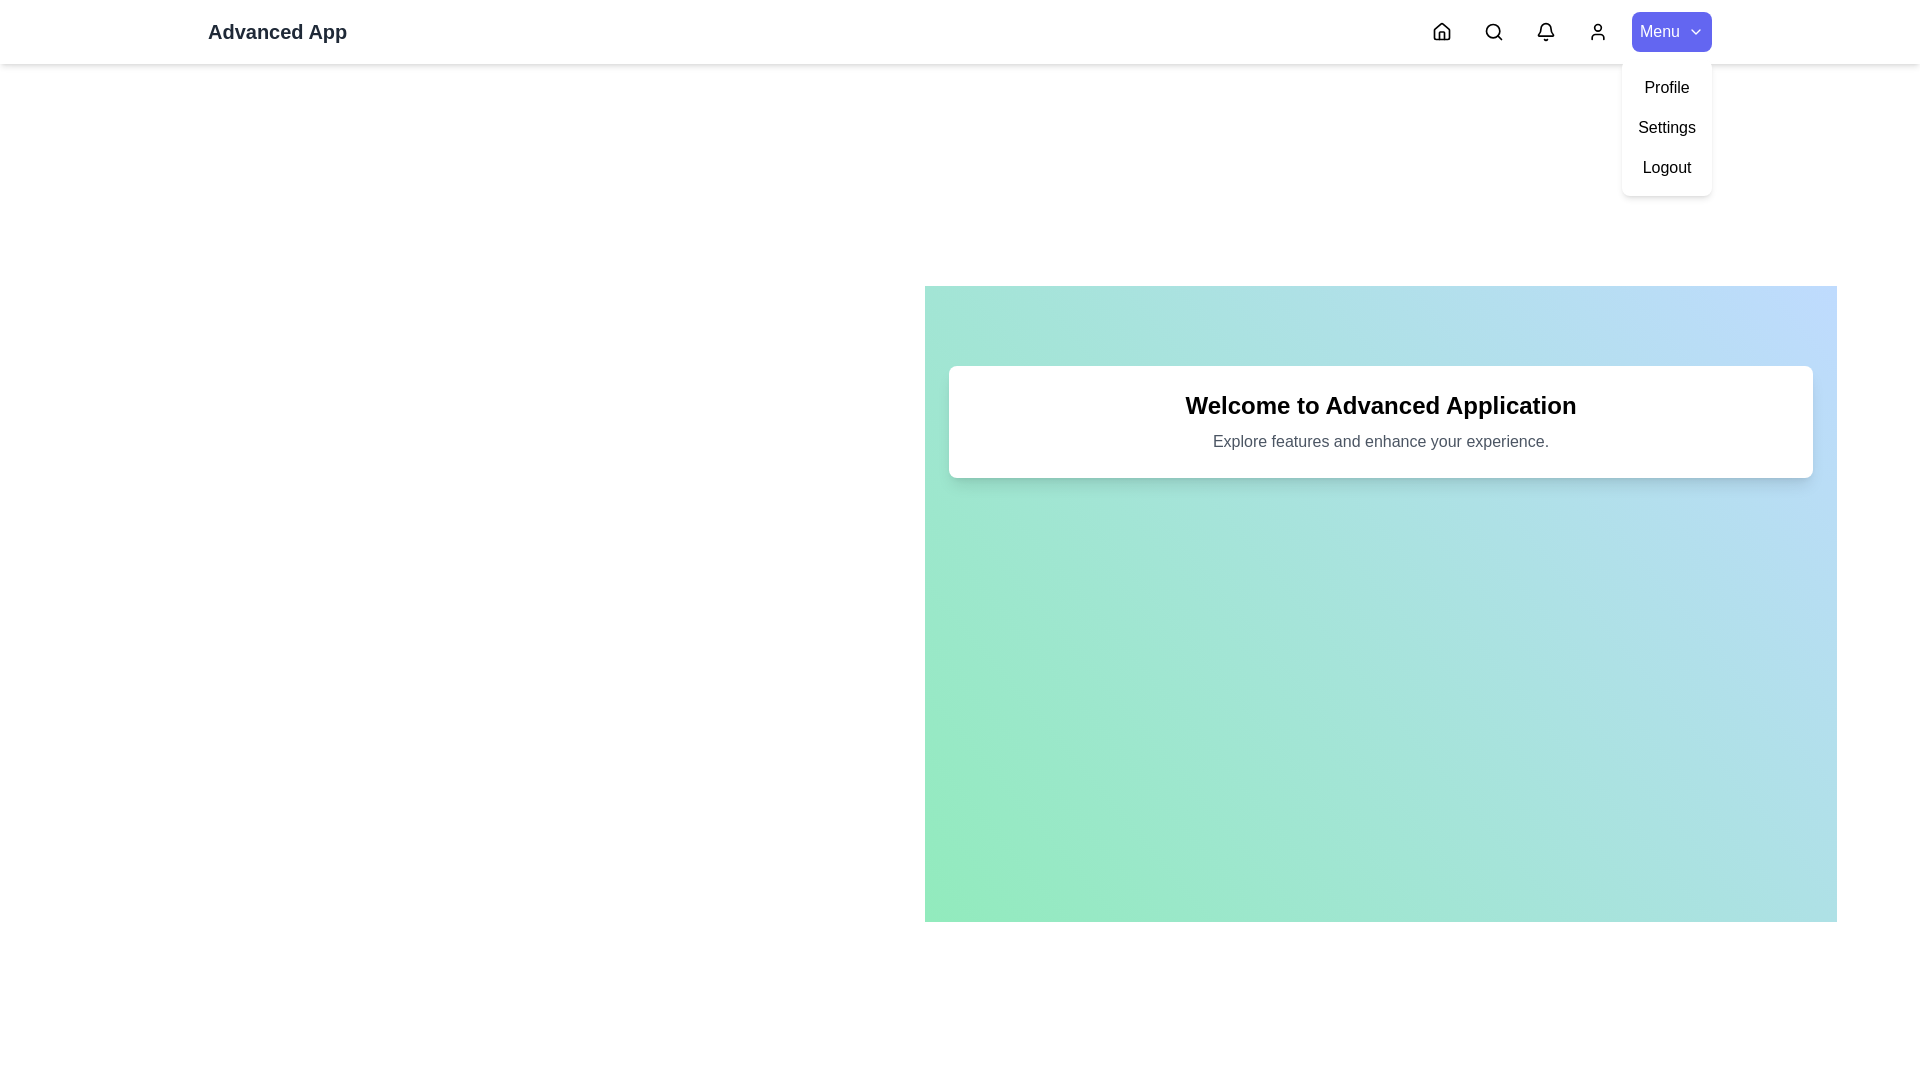 This screenshot has width=1920, height=1080. Describe the element at coordinates (1493, 31) in the screenshot. I see `the Search navigation icon` at that location.